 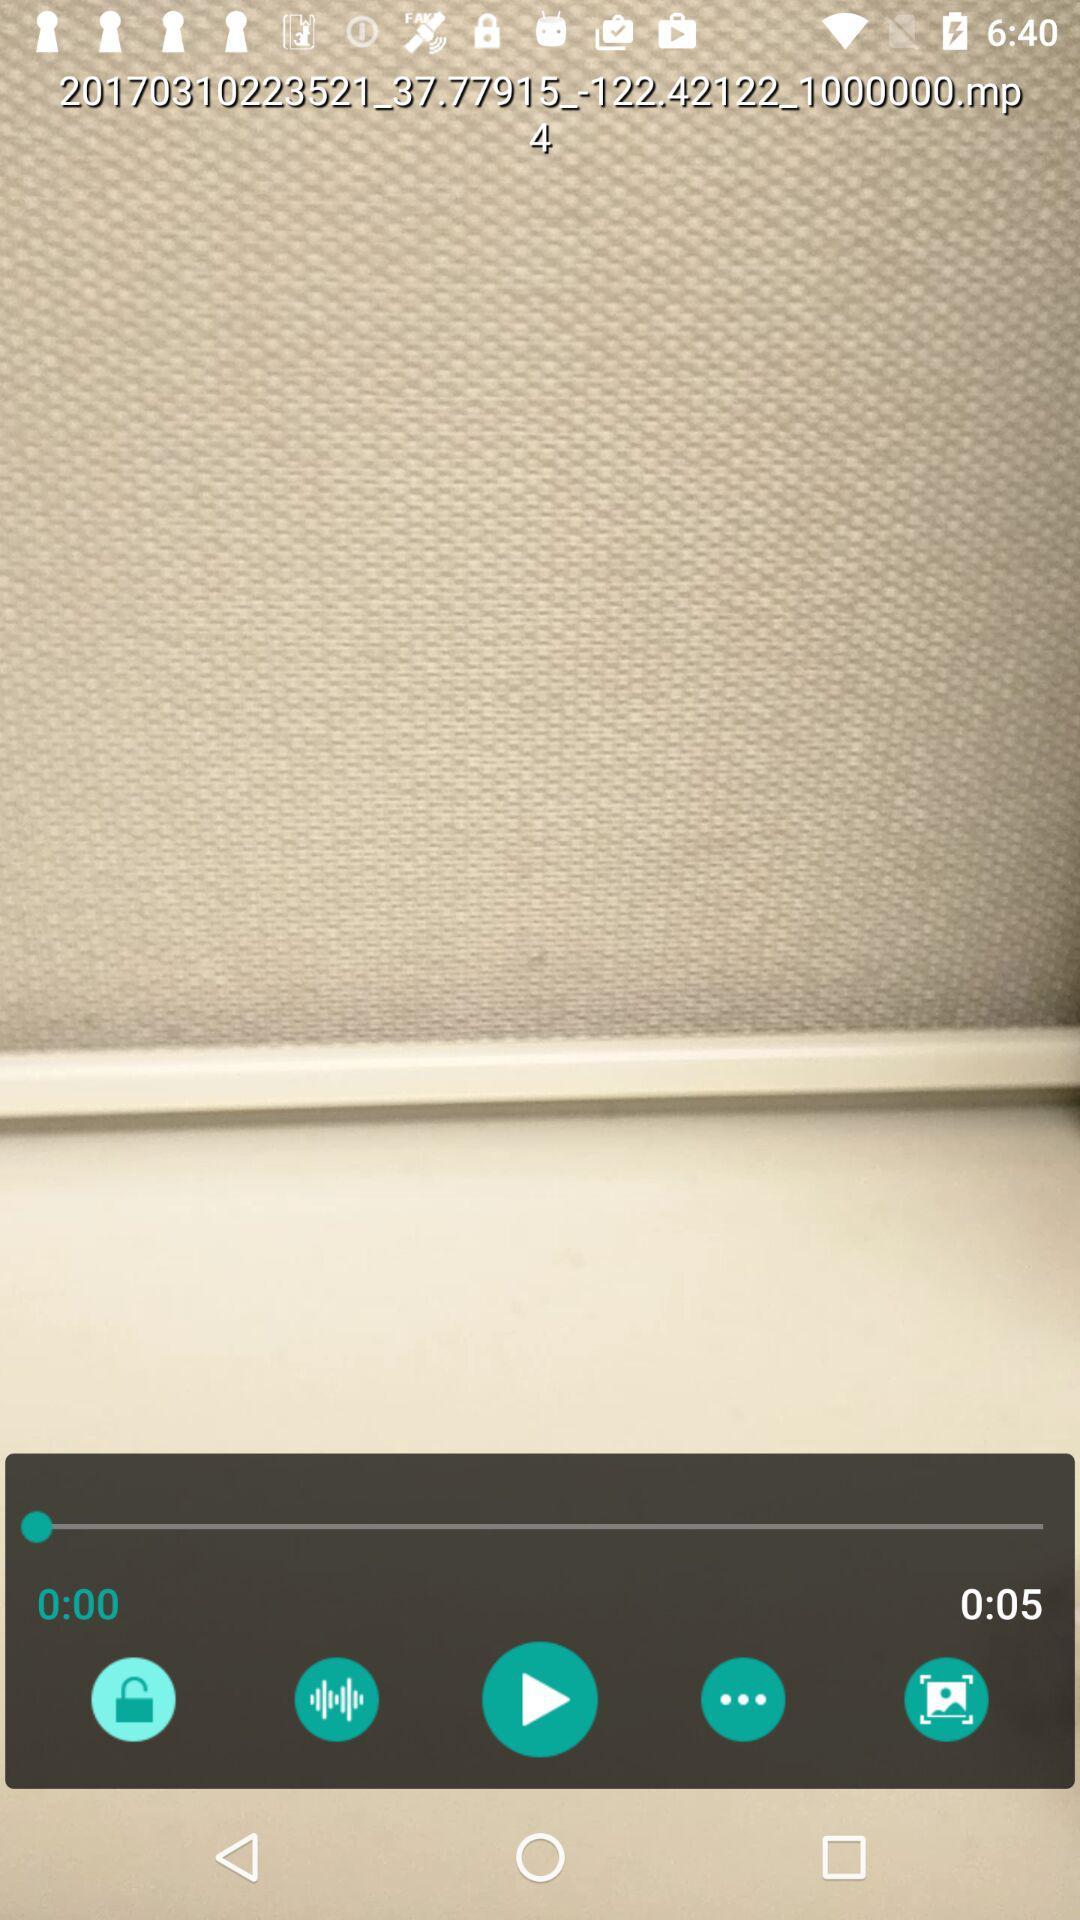 What do you see at coordinates (538, 1698) in the screenshot?
I see `button` at bounding box center [538, 1698].